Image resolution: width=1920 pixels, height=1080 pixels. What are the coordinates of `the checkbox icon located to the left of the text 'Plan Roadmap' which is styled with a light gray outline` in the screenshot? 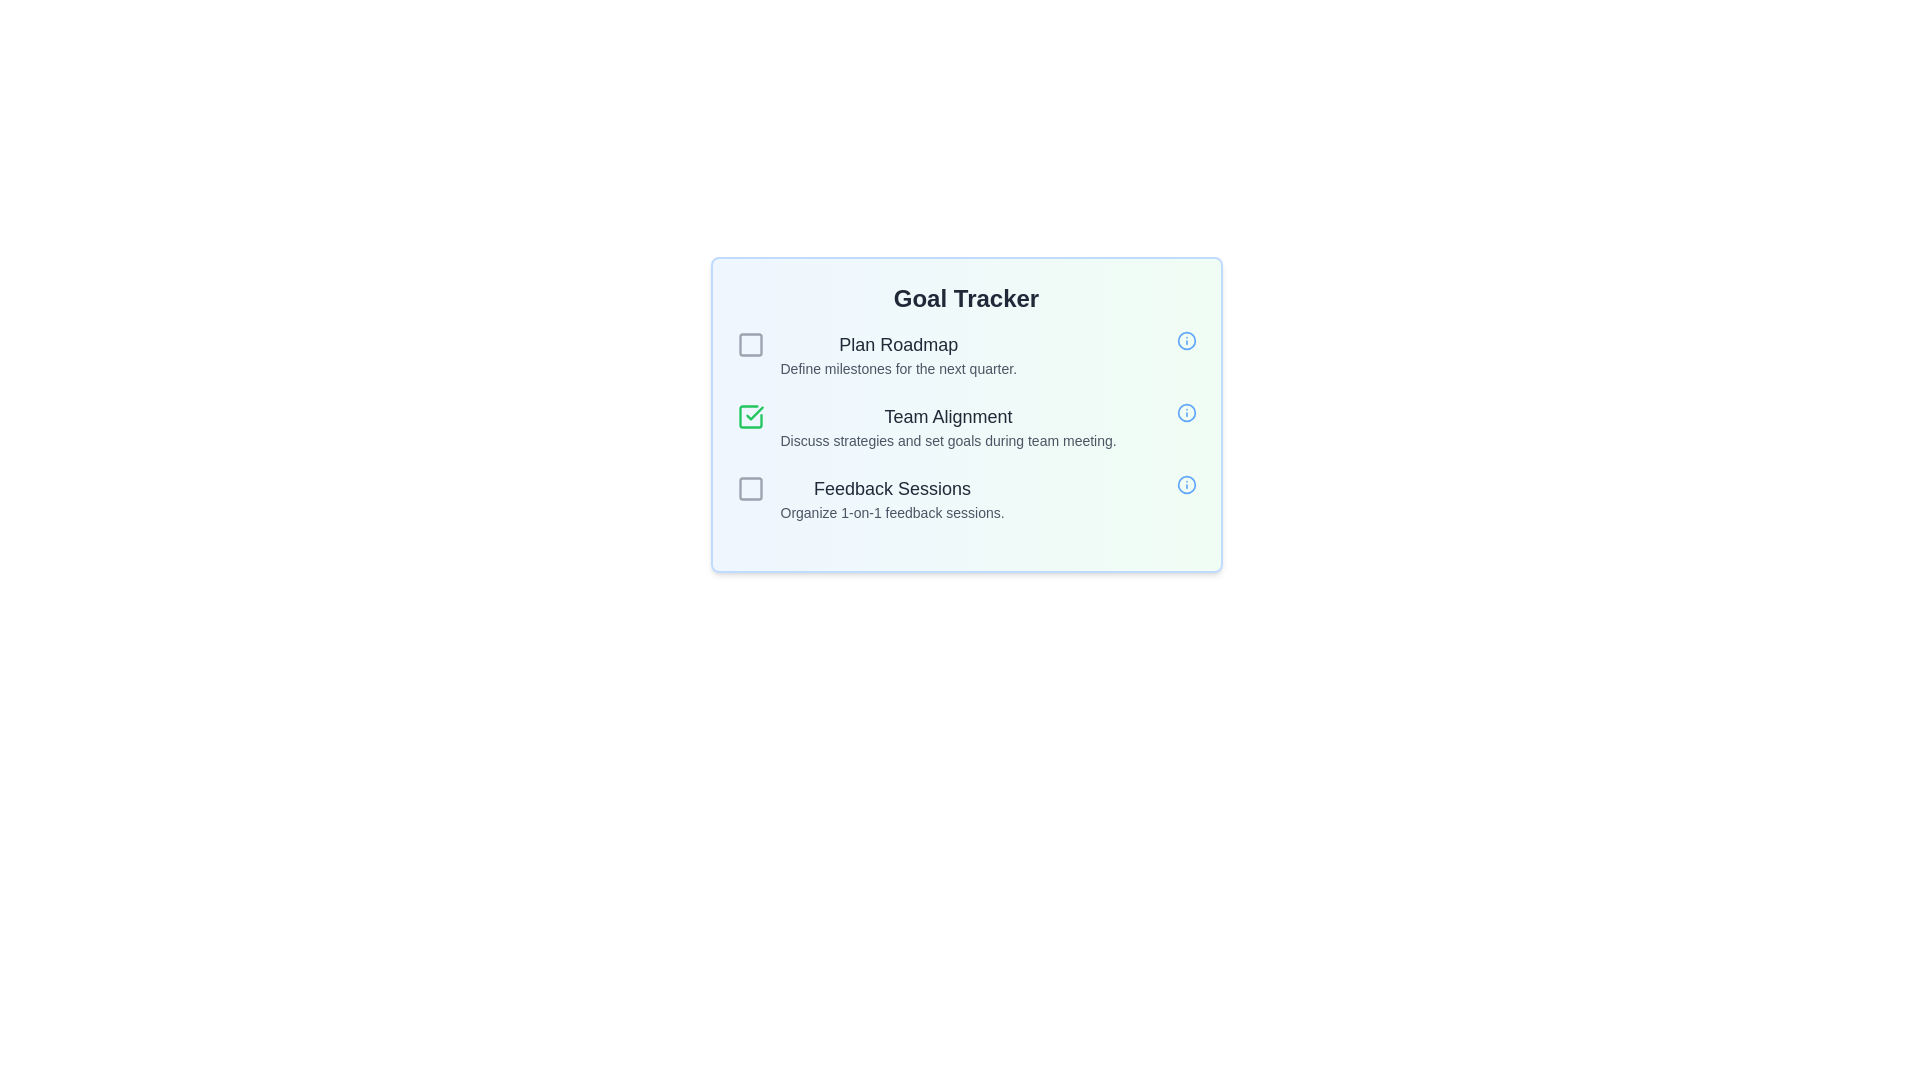 It's located at (749, 343).